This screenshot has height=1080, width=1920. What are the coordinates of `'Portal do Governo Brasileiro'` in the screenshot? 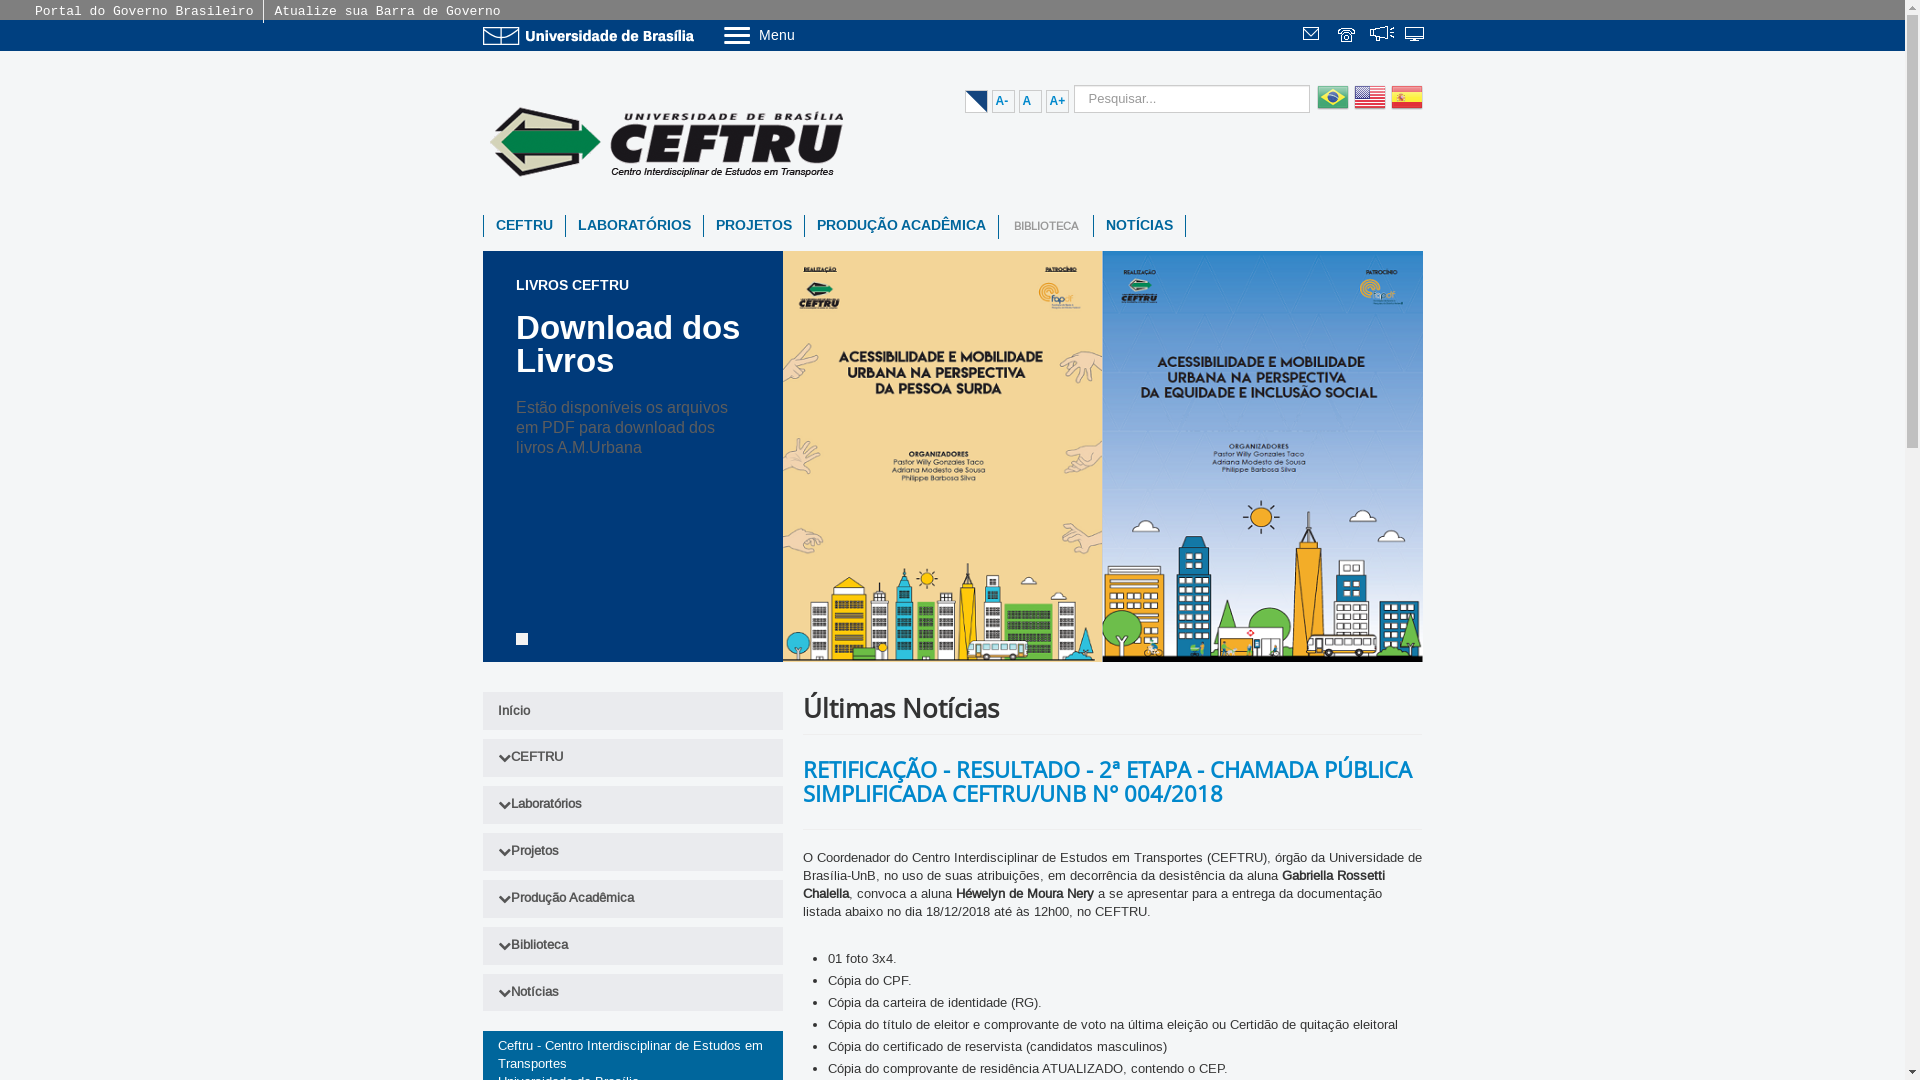 It's located at (143, 11).